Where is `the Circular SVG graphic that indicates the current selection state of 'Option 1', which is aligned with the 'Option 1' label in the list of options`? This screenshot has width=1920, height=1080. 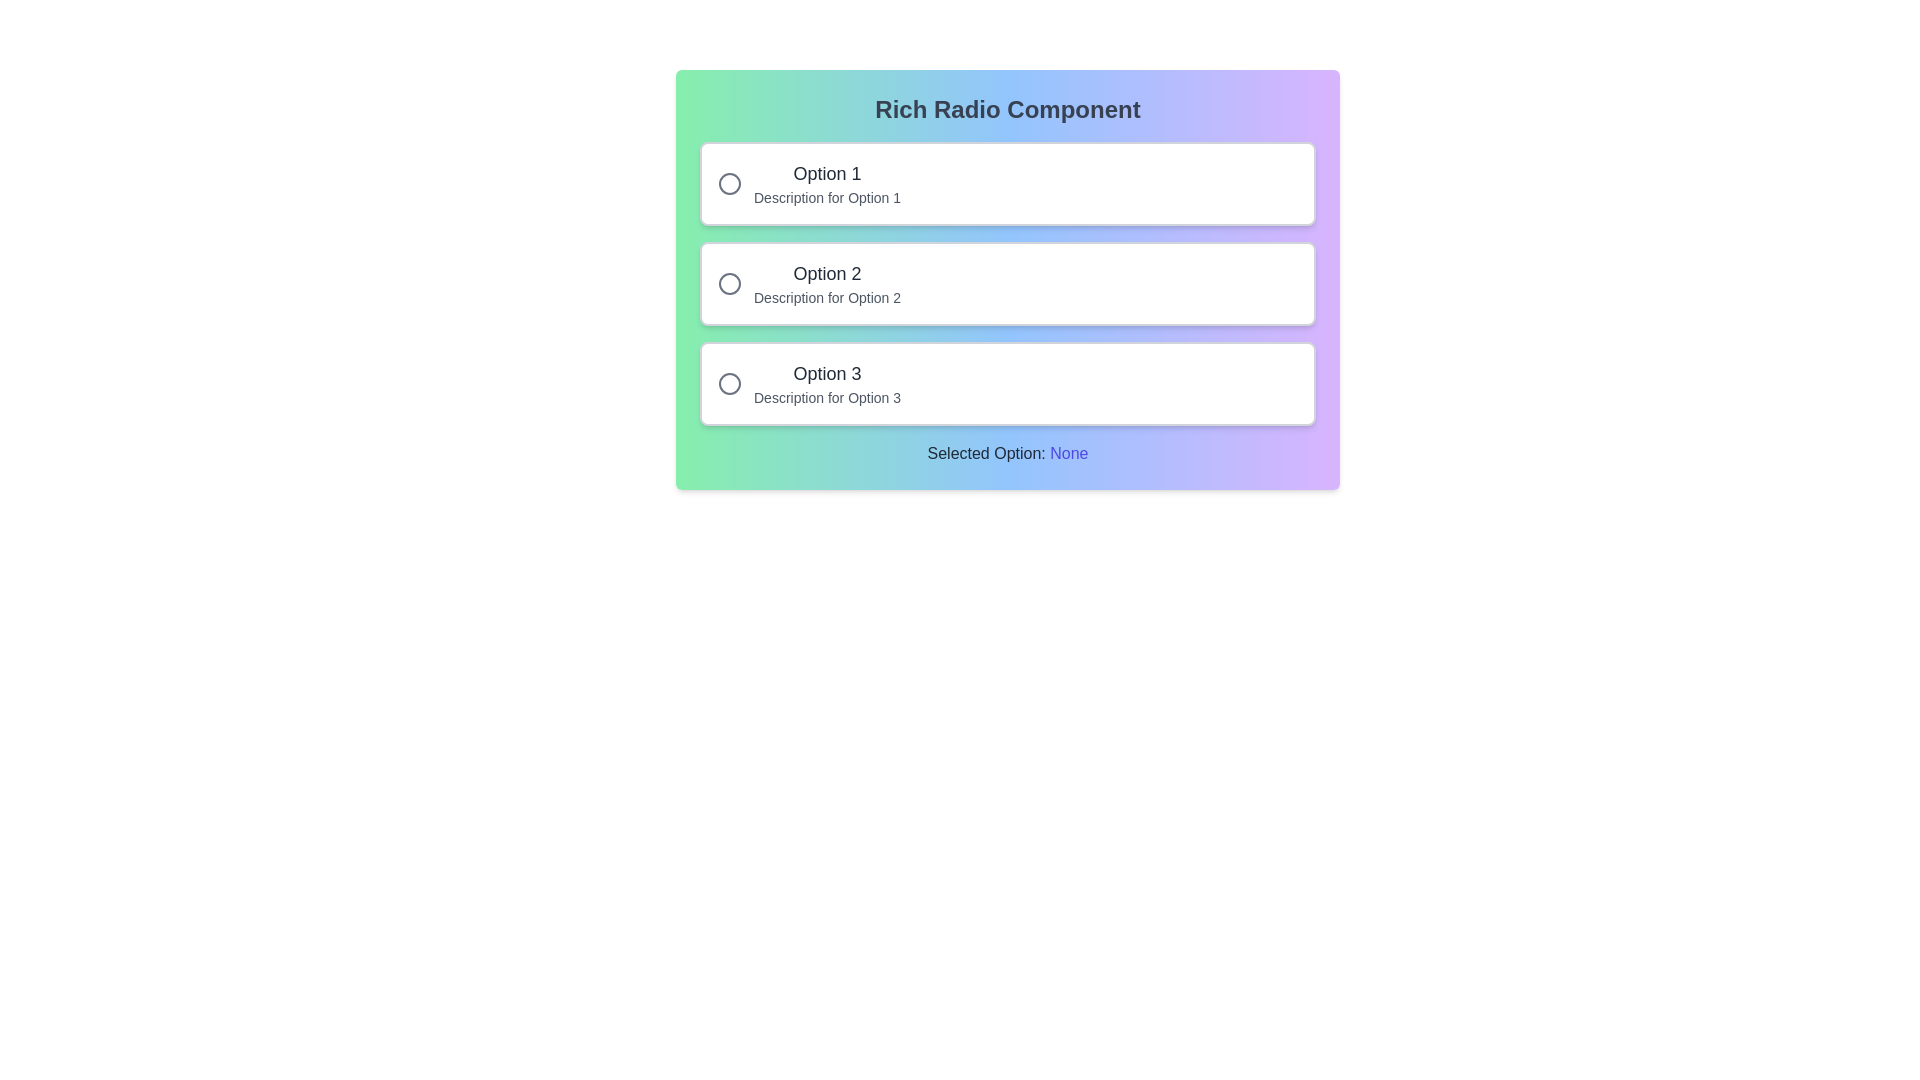 the Circular SVG graphic that indicates the current selection state of 'Option 1', which is aligned with the 'Option 1' label in the list of options is located at coordinates (728, 184).